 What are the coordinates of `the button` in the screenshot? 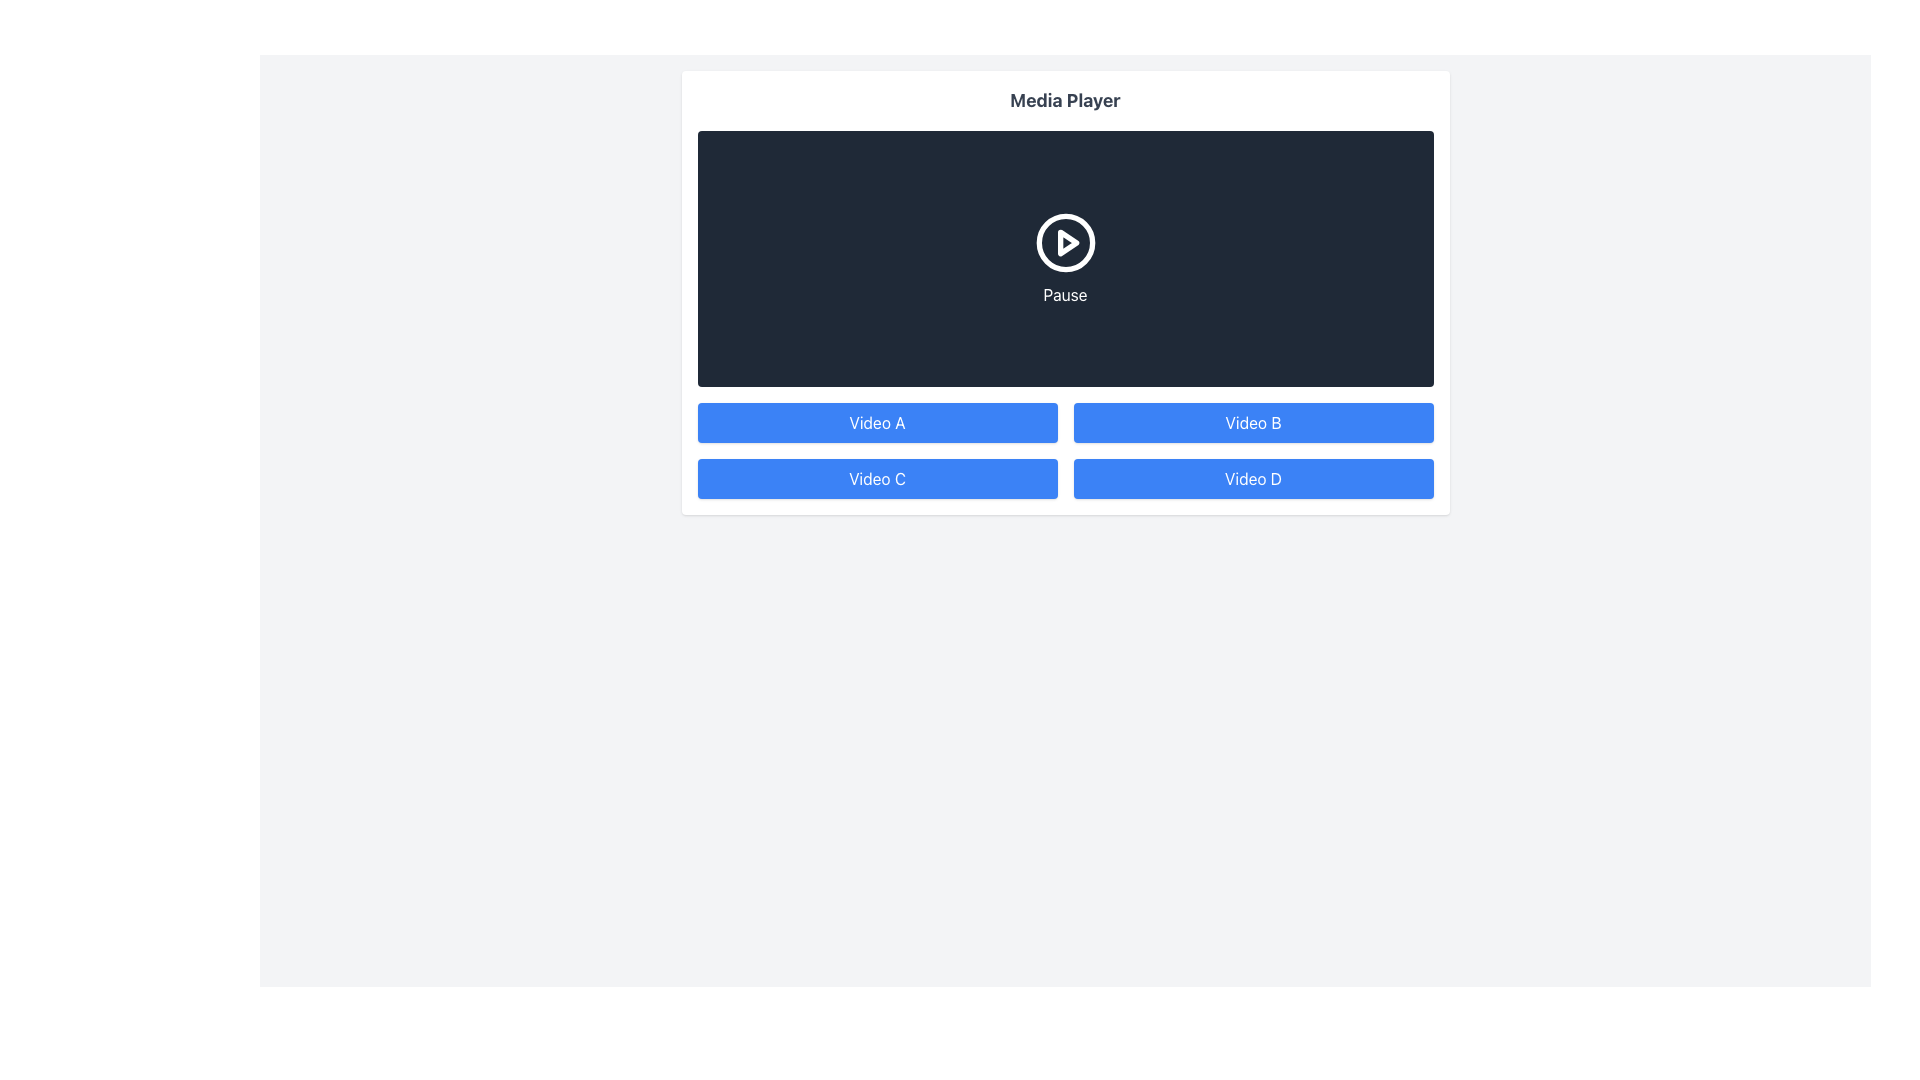 It's located at (877, 478).